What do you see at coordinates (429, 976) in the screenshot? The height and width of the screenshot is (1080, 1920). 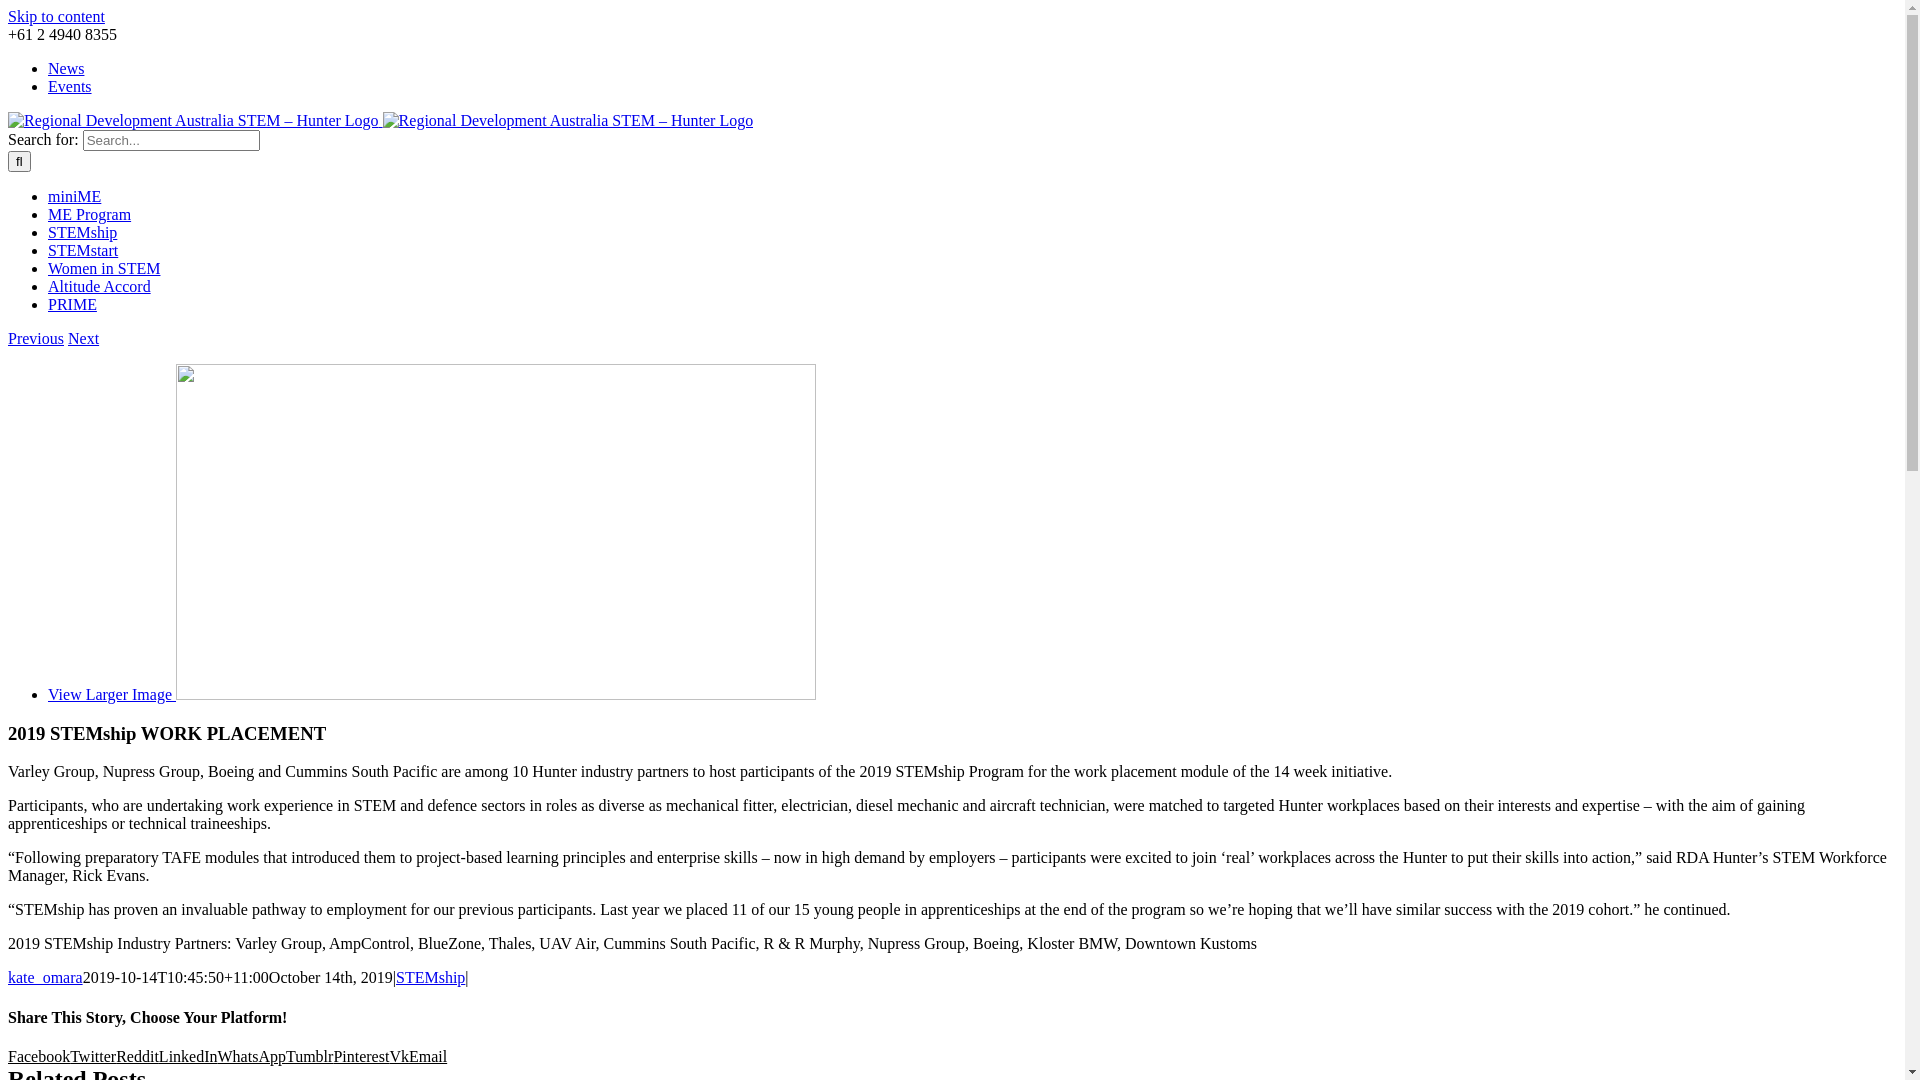 I see `'STEMship'` at bounding box center [429, 976].